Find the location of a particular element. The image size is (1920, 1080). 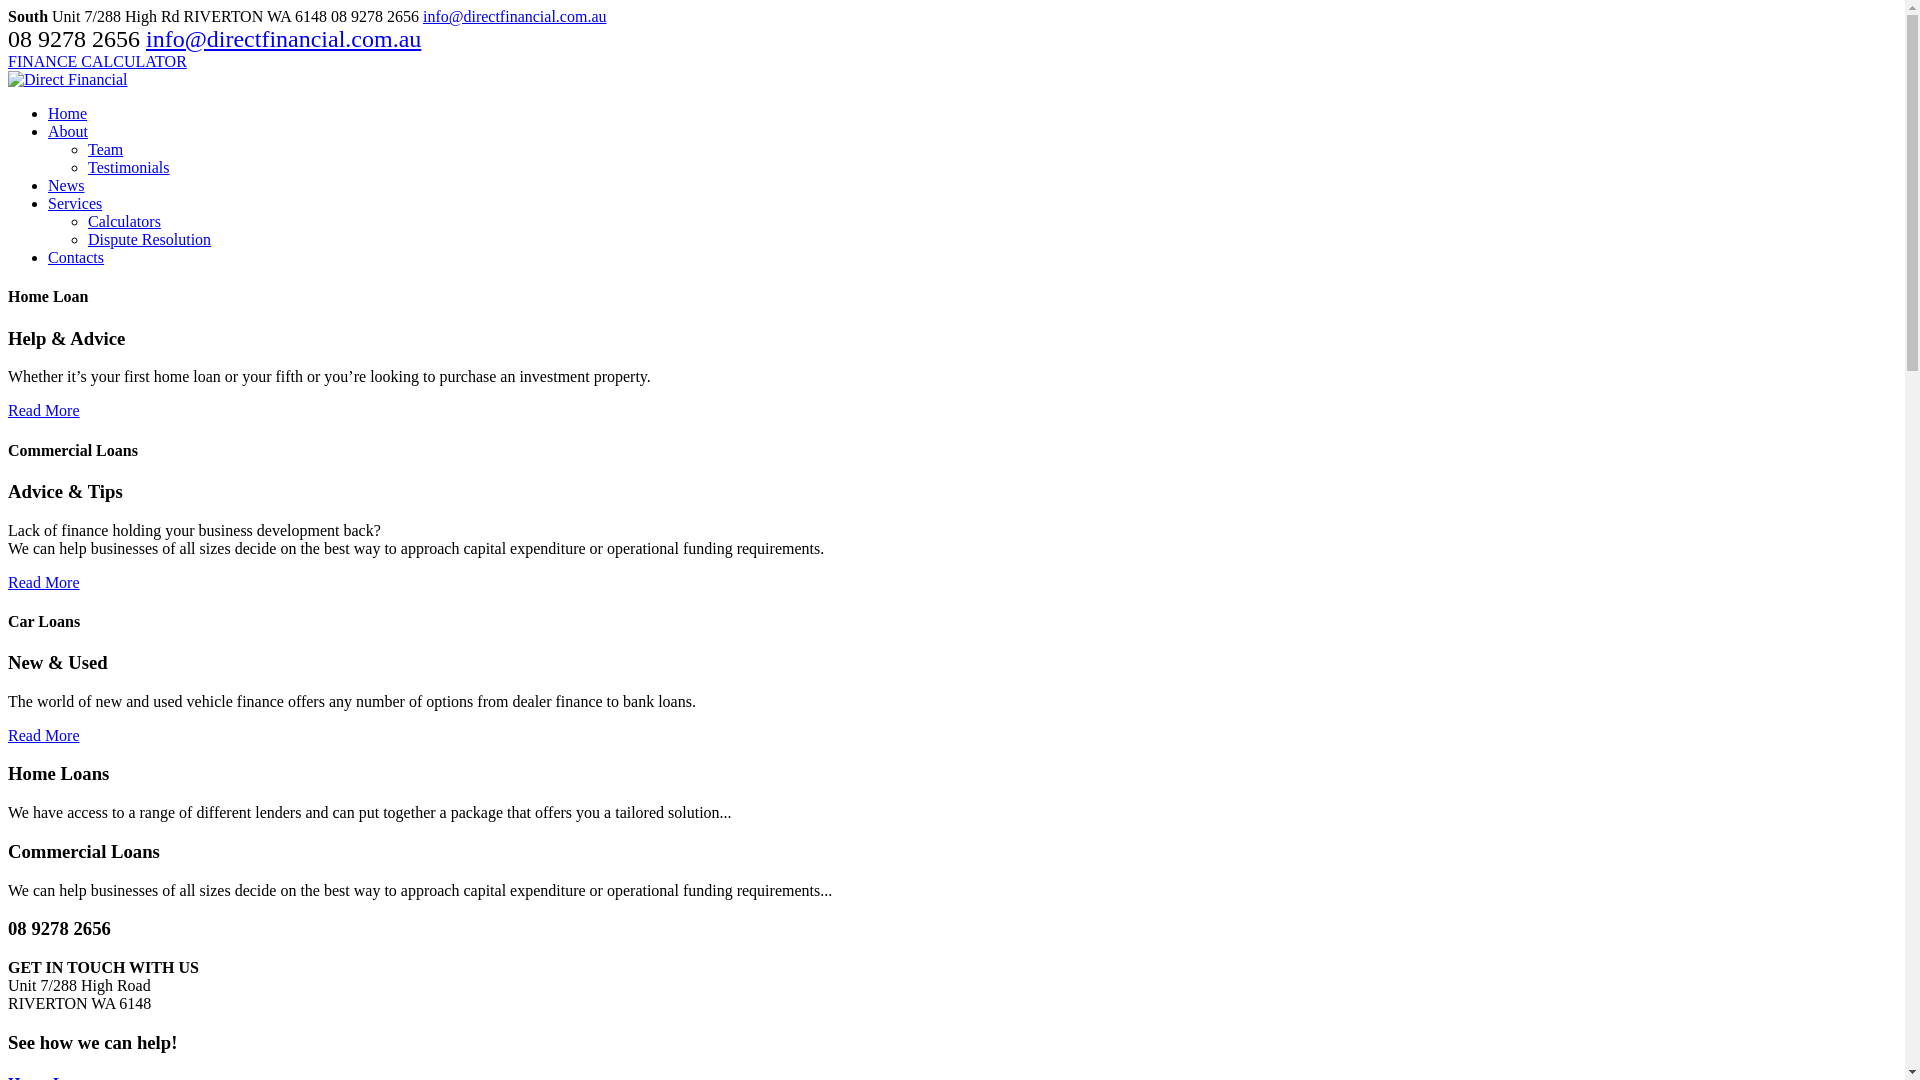

'Read More' is located at coordinates (43, 582).